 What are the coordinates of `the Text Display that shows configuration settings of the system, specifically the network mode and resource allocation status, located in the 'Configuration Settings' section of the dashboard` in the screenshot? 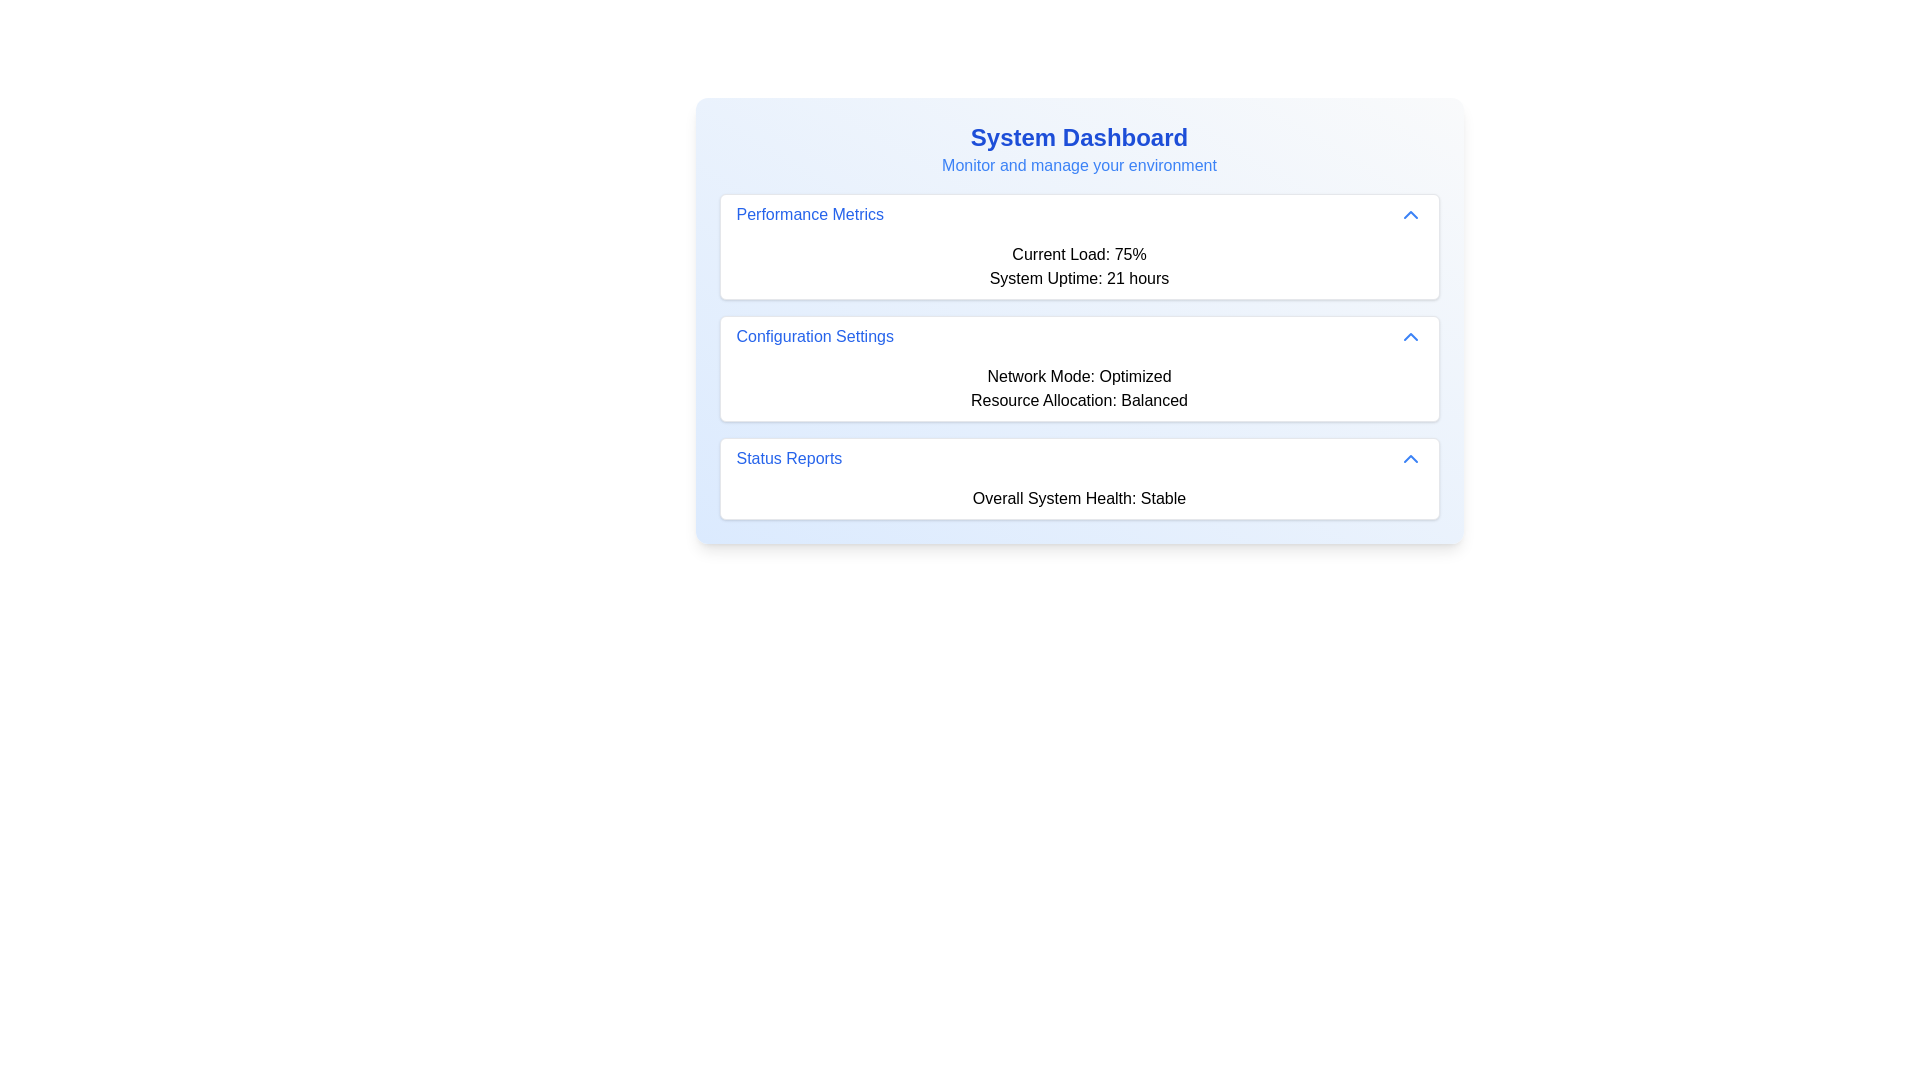 It's located at (1078, 389).